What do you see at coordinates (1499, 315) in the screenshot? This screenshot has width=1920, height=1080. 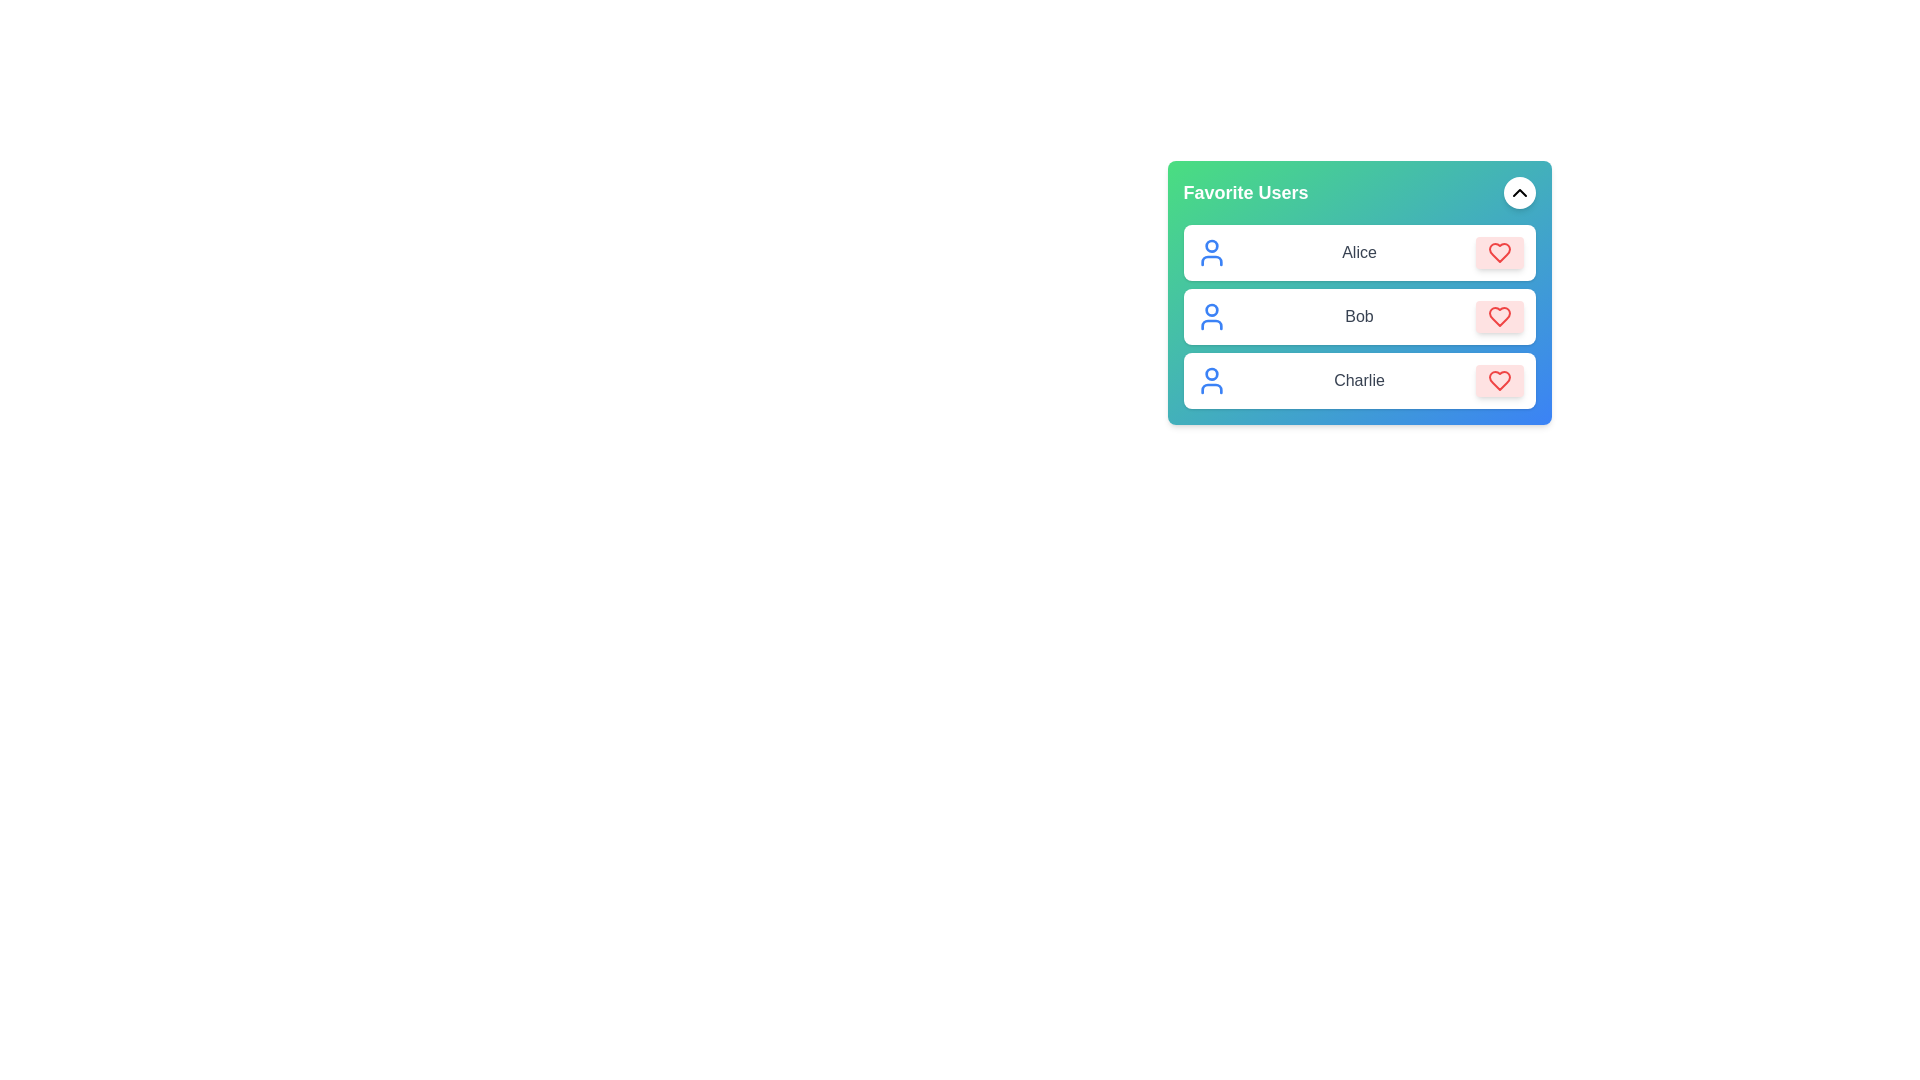 I see `the heart button next to the user Bob` at bounding box center [1499, 315].